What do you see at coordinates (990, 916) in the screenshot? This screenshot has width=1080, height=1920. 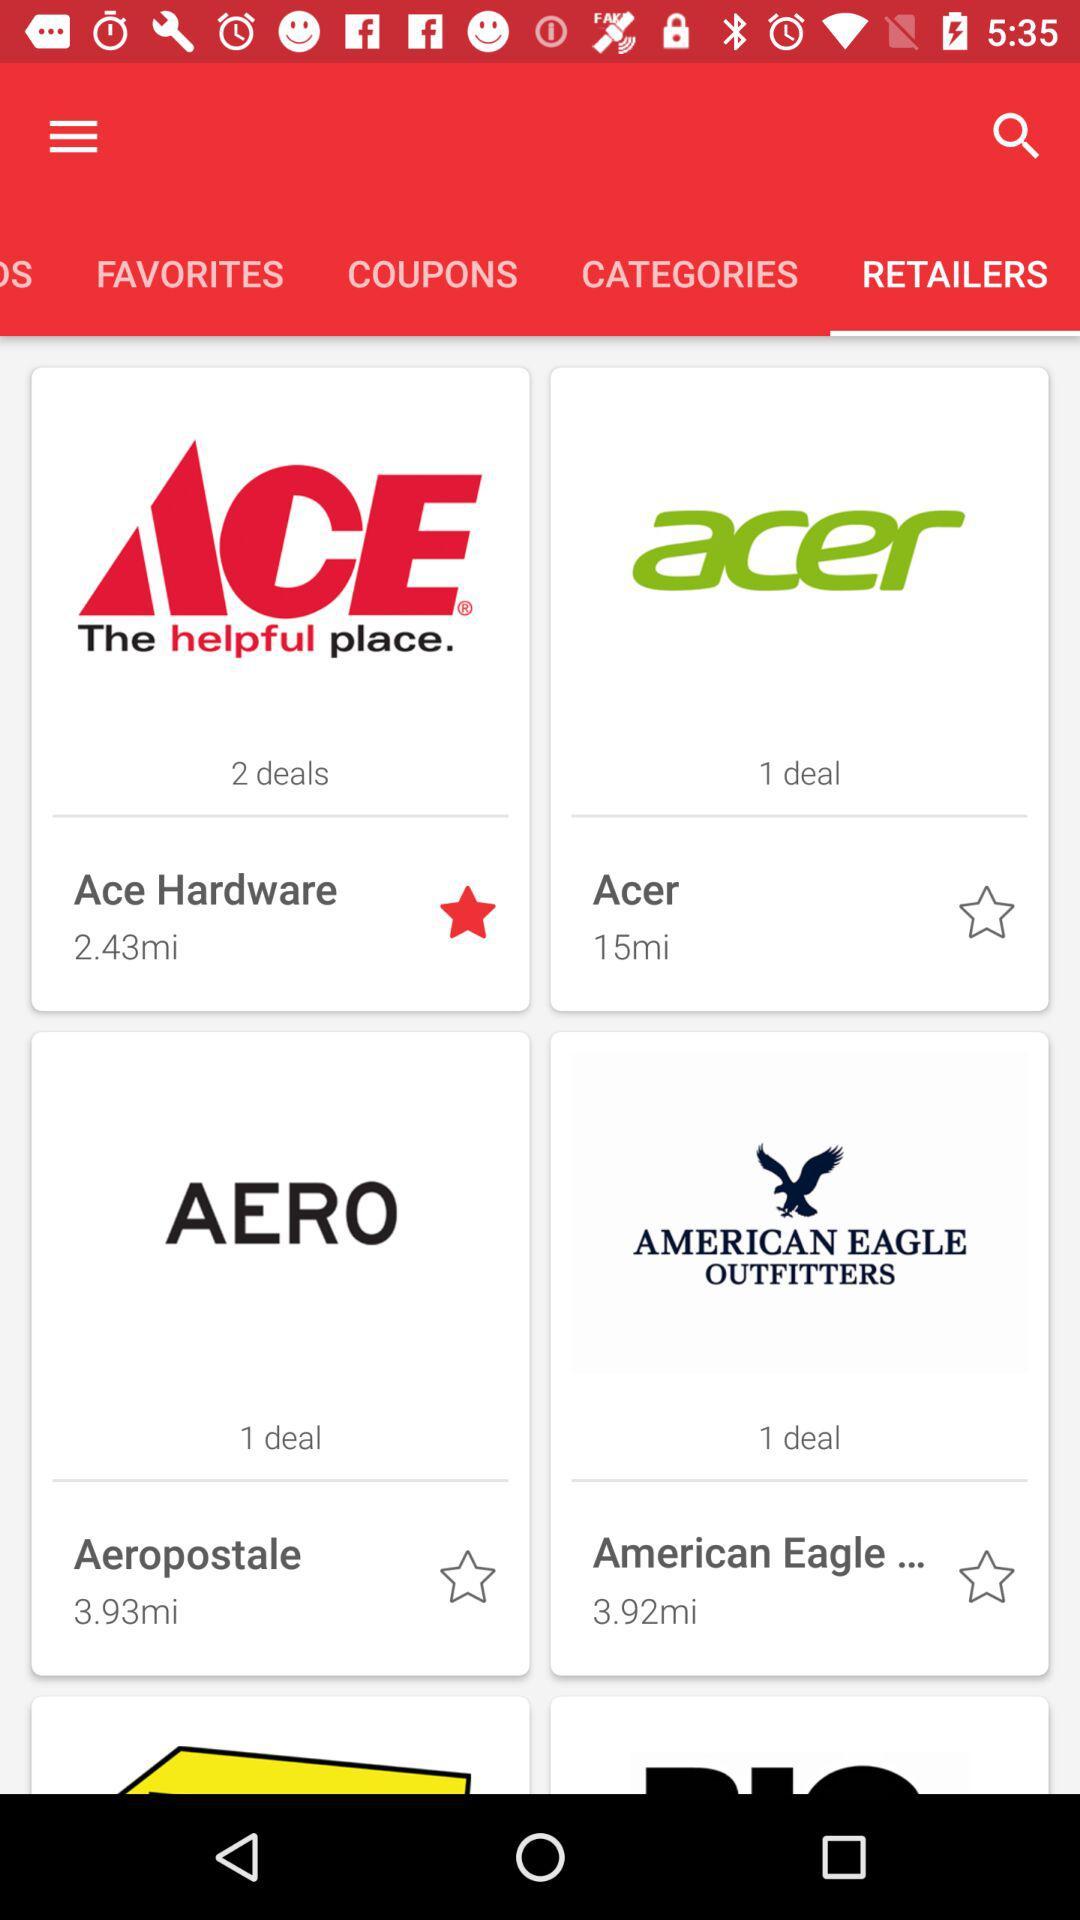 I see `favorite` at bounding box center [990, 916].